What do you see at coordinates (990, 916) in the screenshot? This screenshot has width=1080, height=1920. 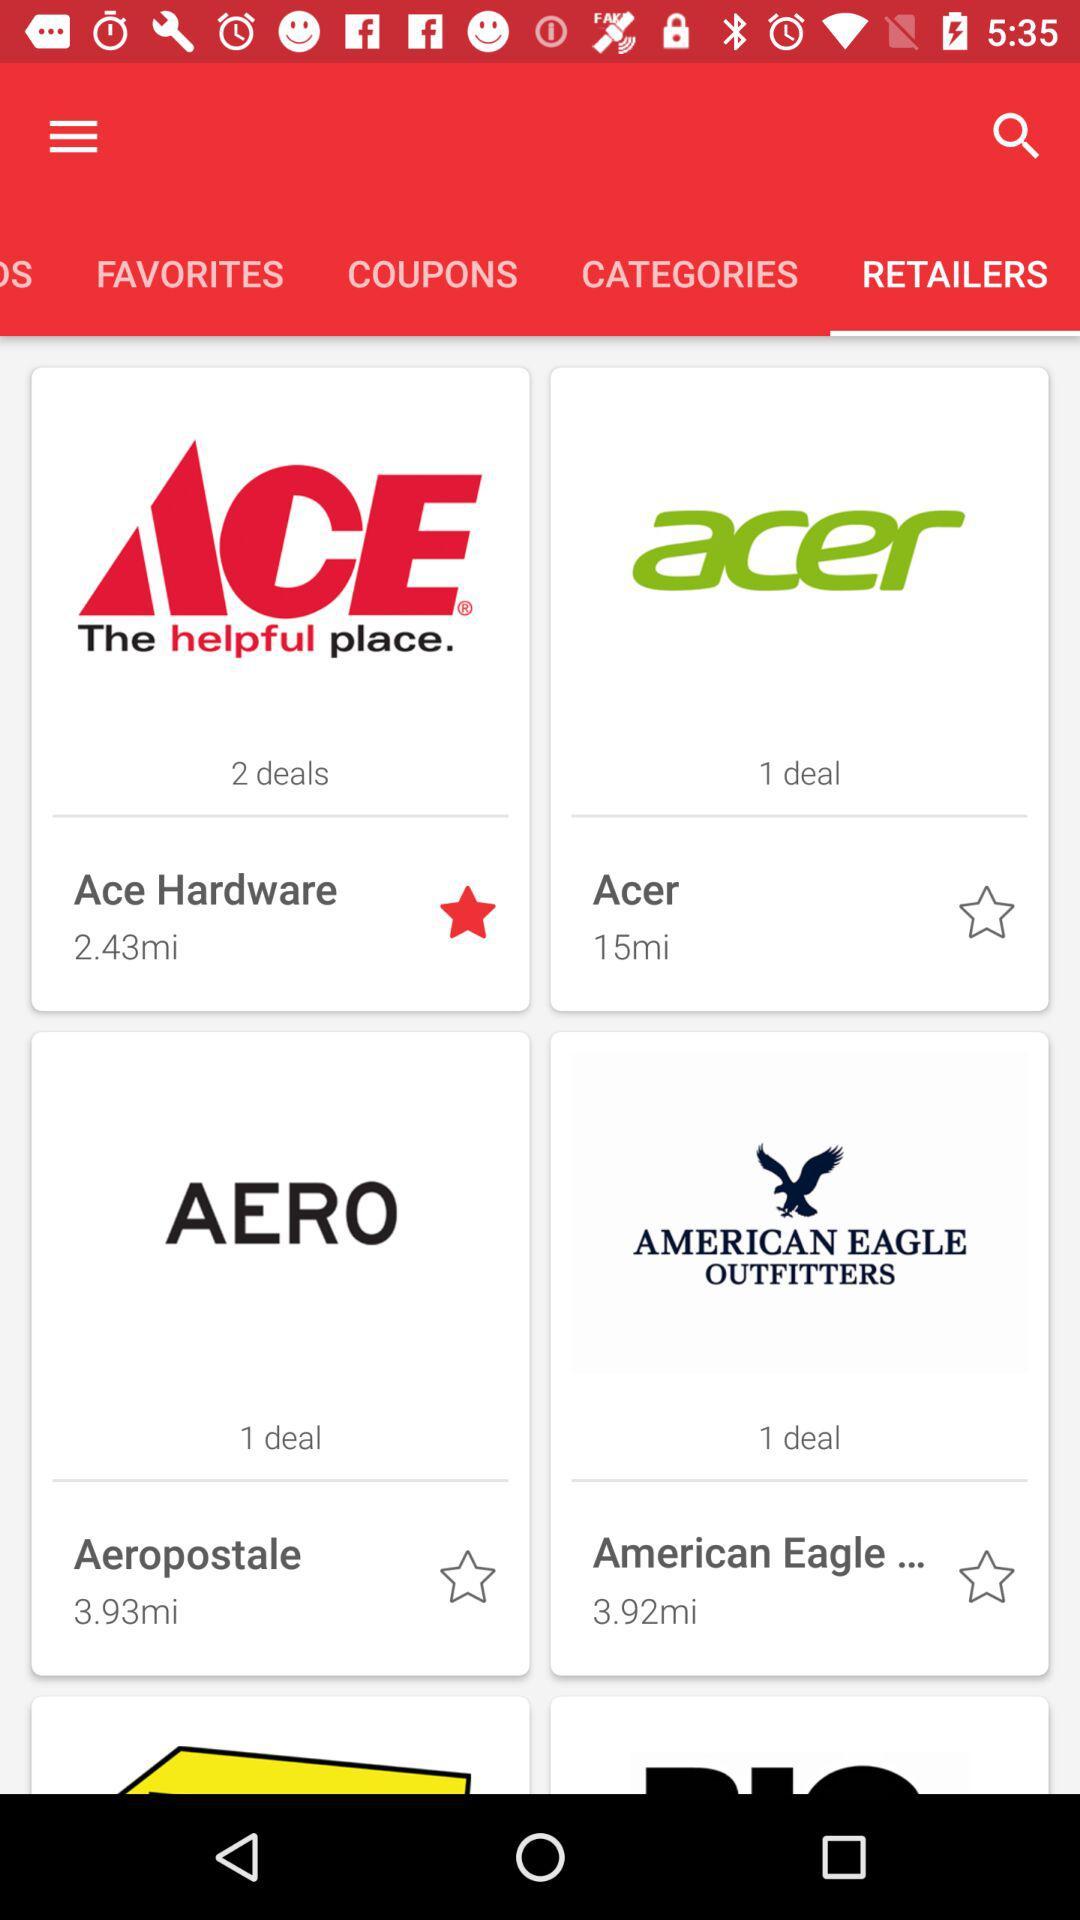 I see `favorite` at bounding box center [990, 916].